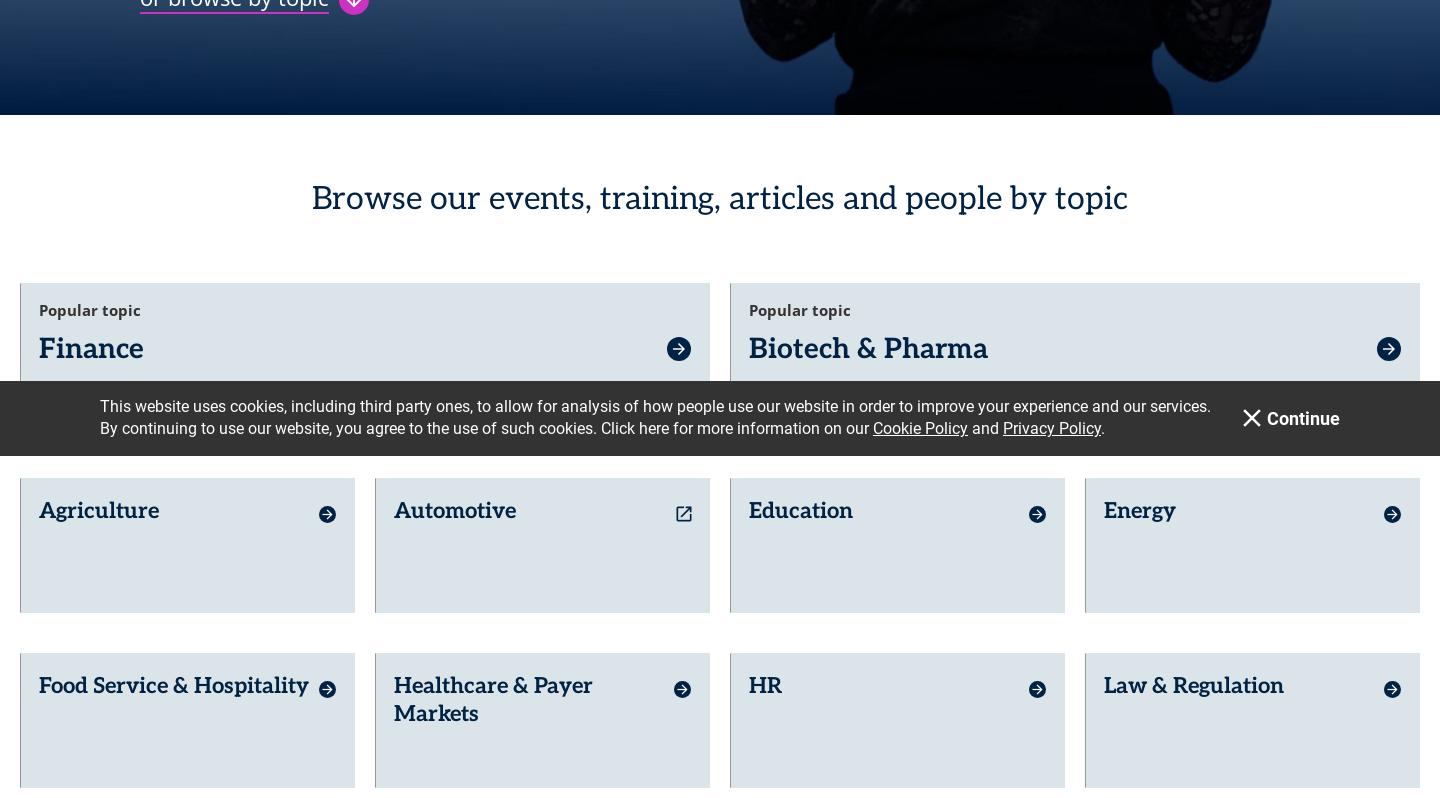 This screenshot has height=798, width=1440. Describe the element at coordinates (1139, 496) in the screenshot. I see `'Energy'` at that location.